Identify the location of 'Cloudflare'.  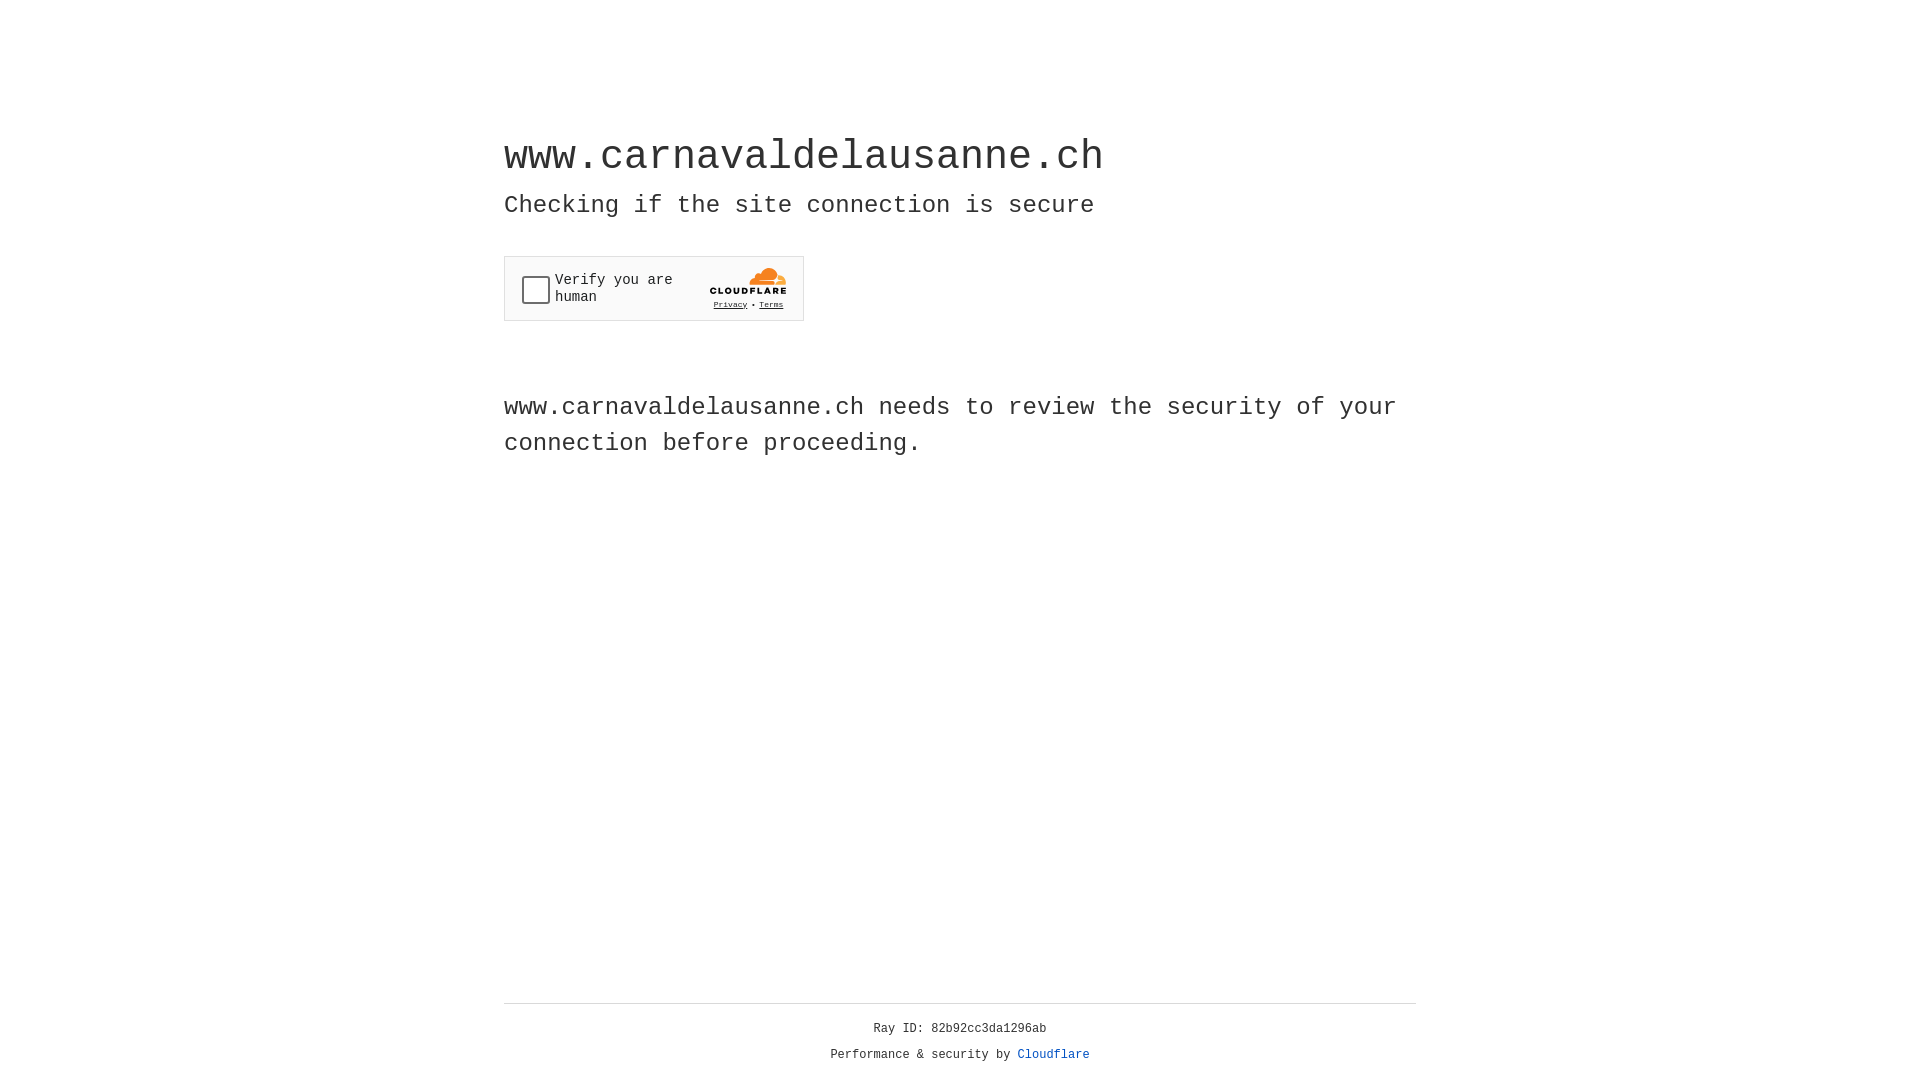
(1053, 1054).